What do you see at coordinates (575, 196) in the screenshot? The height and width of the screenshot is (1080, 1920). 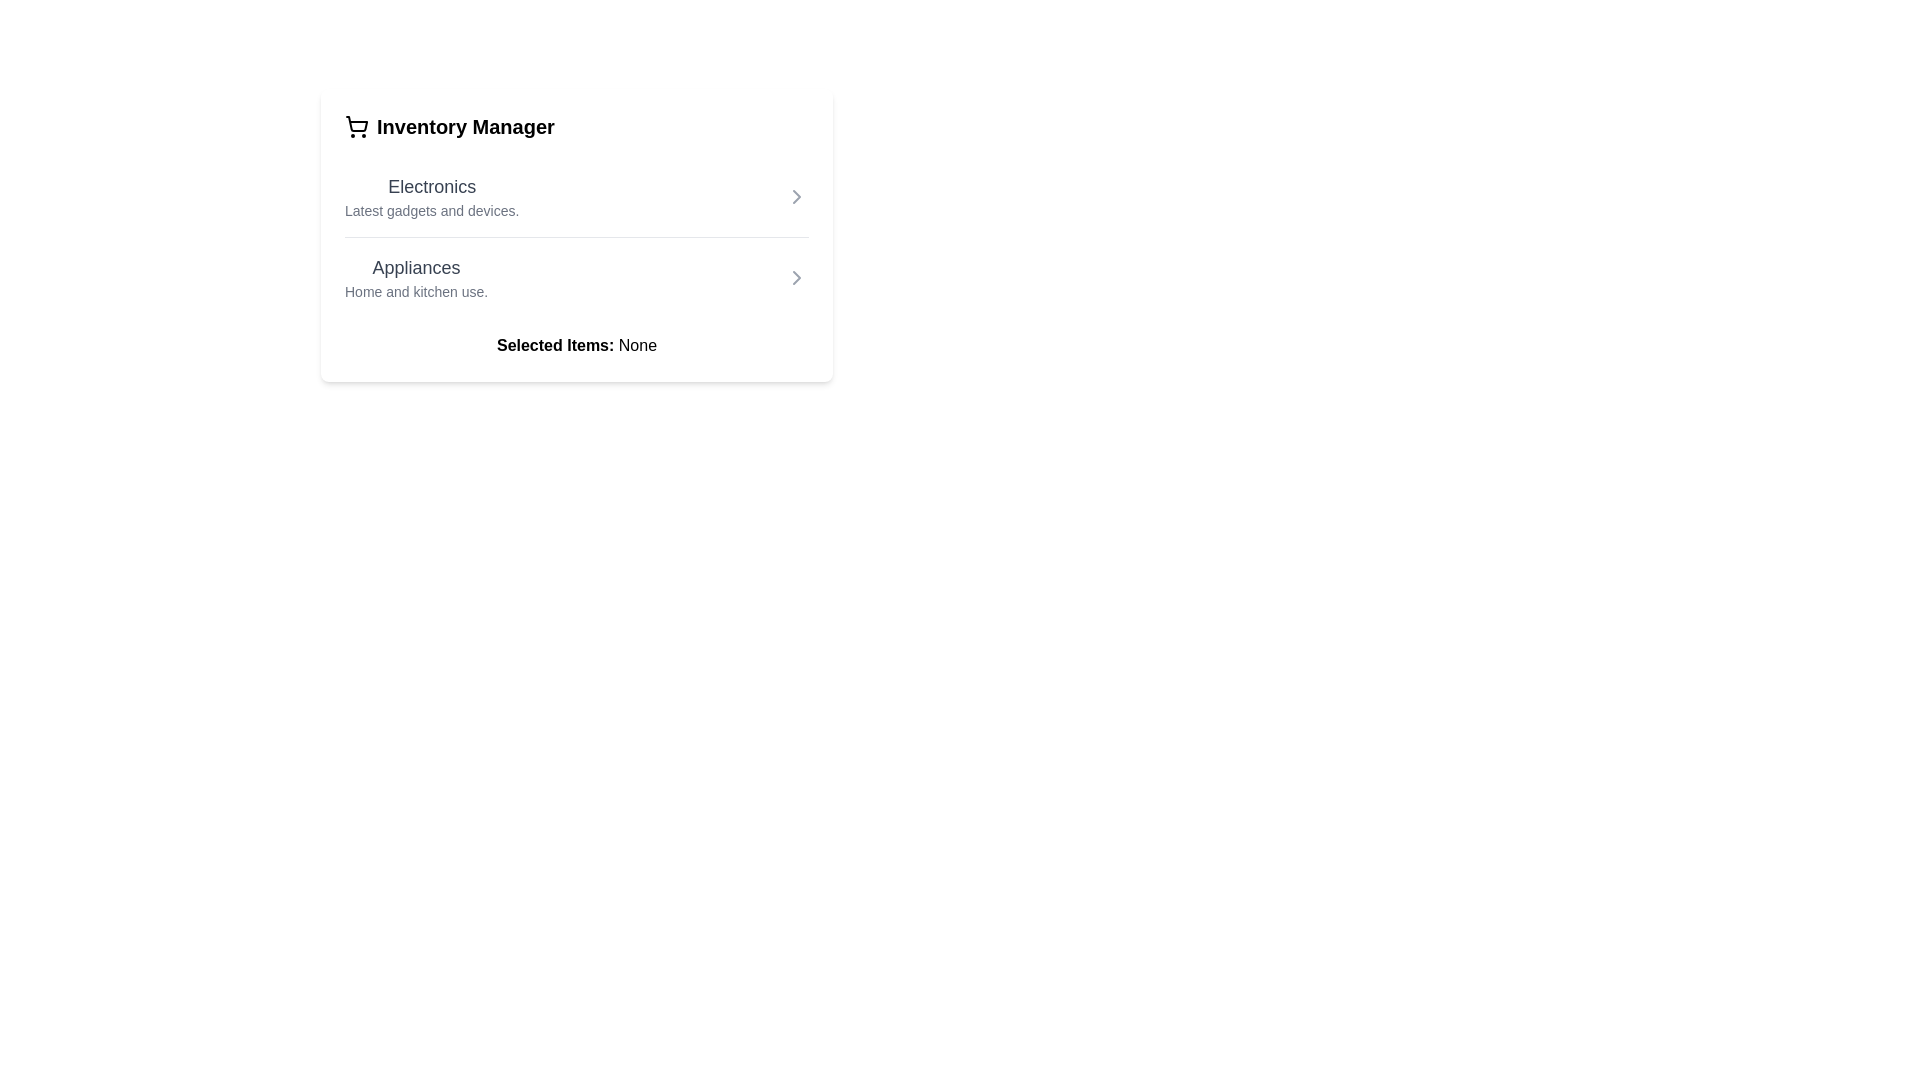 I see `the first item in the list titled 'Electronics', which serves as an interactive link to a related page` at bounding box center [575, 196].